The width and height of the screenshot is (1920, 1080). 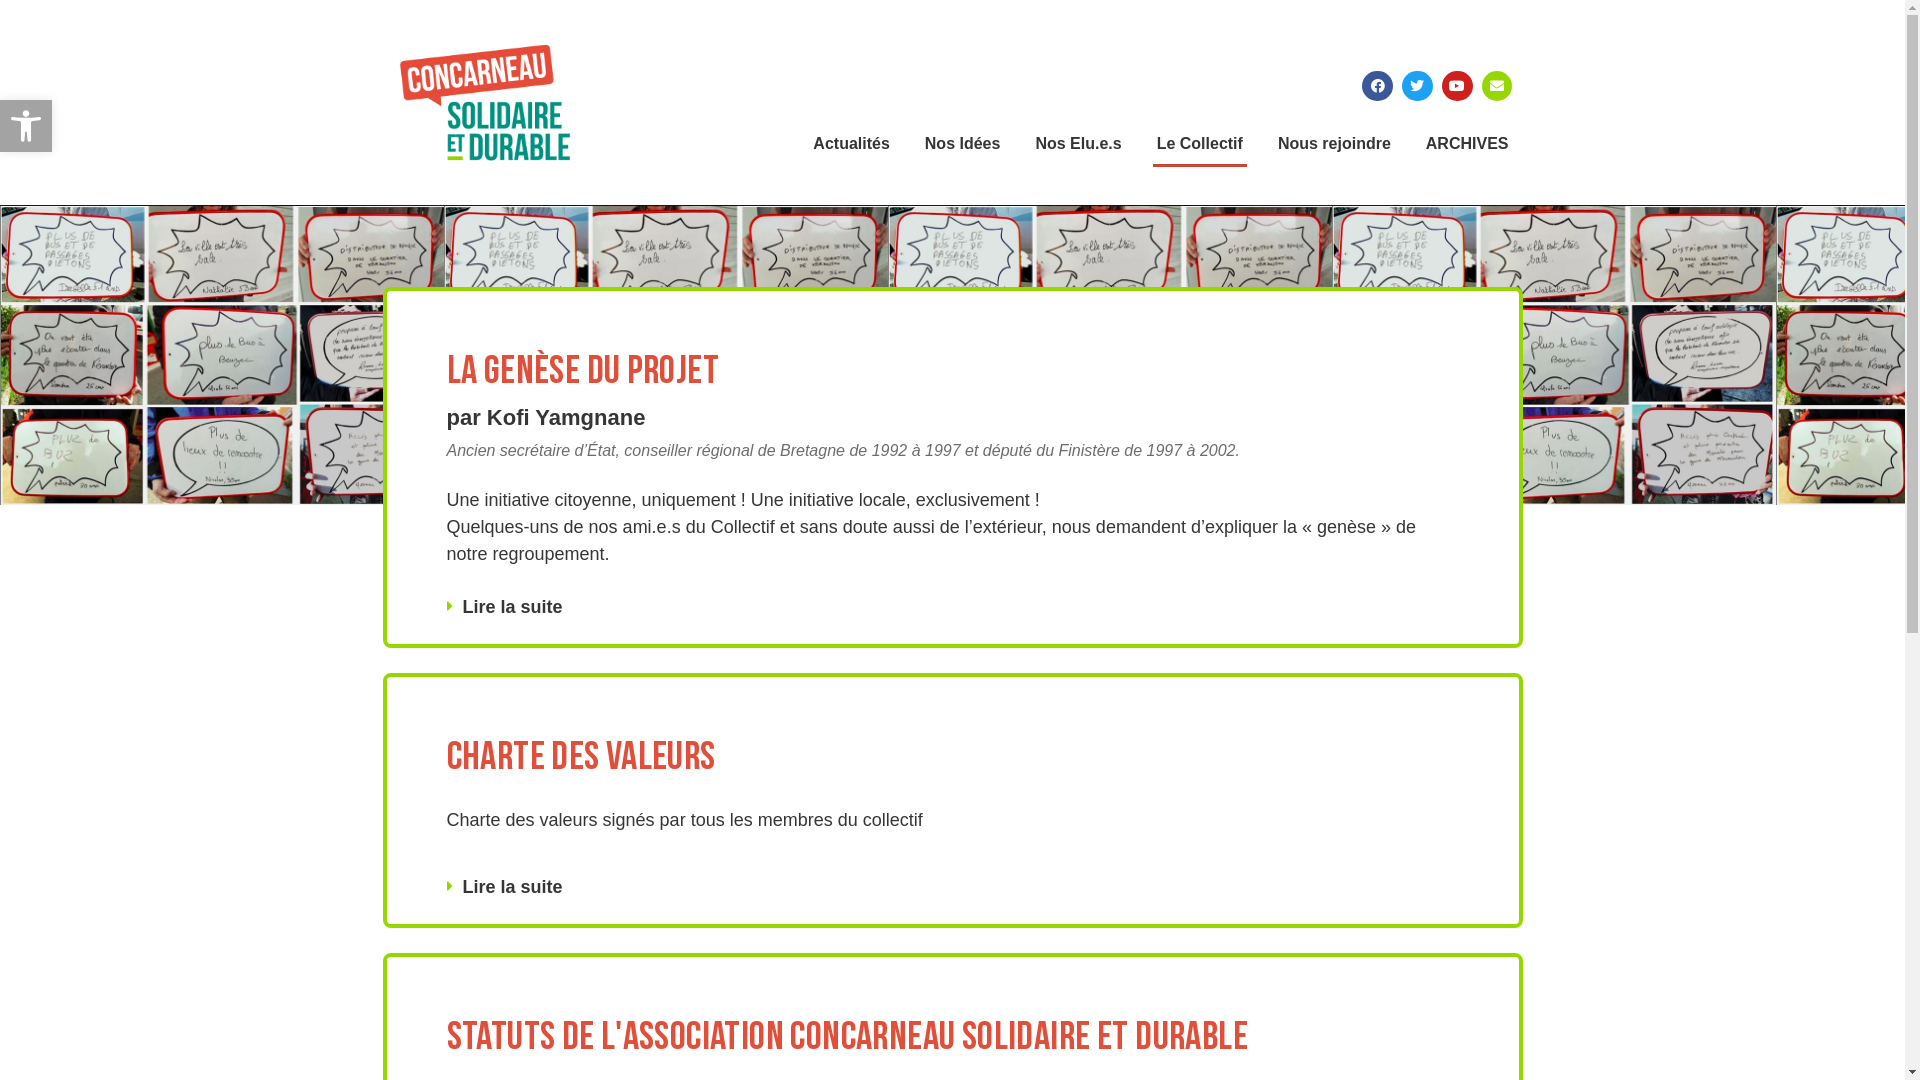 What do you see at coordinates (1334, 142) in the screenshot?
I see `'Nous rejoindre'` at bounding box center [1334, 142].